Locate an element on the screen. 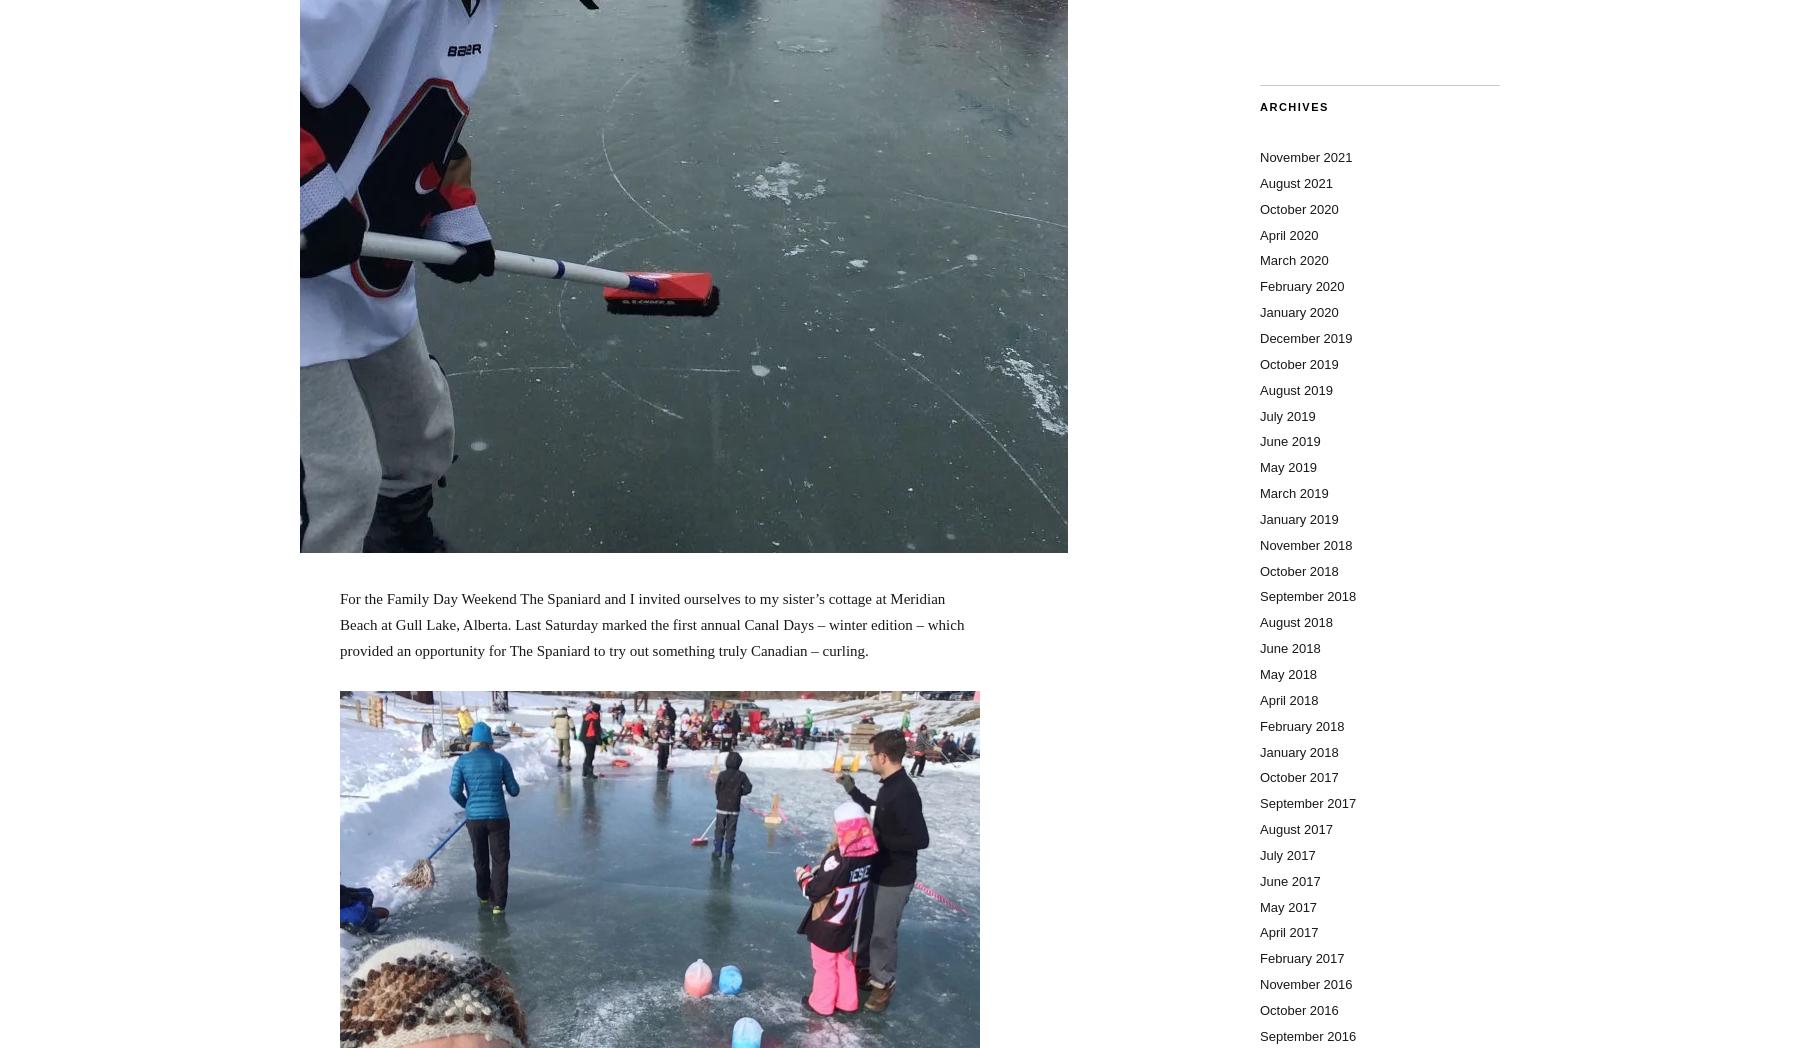 The height and width of the screenshot is (1048, 1800). 'September 2016' is located at coordinates (1308, 1035).